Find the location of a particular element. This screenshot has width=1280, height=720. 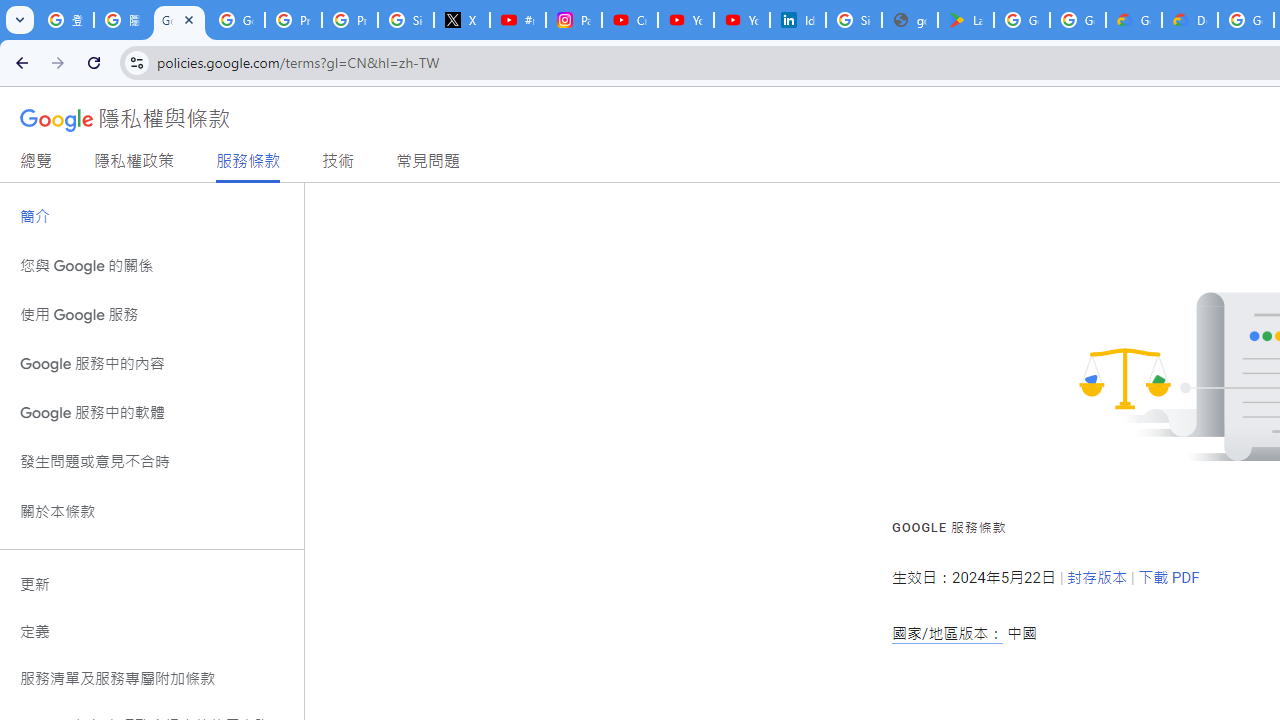

'google_privacy_policy_en.pdf' is located at coordinates (909, 20).